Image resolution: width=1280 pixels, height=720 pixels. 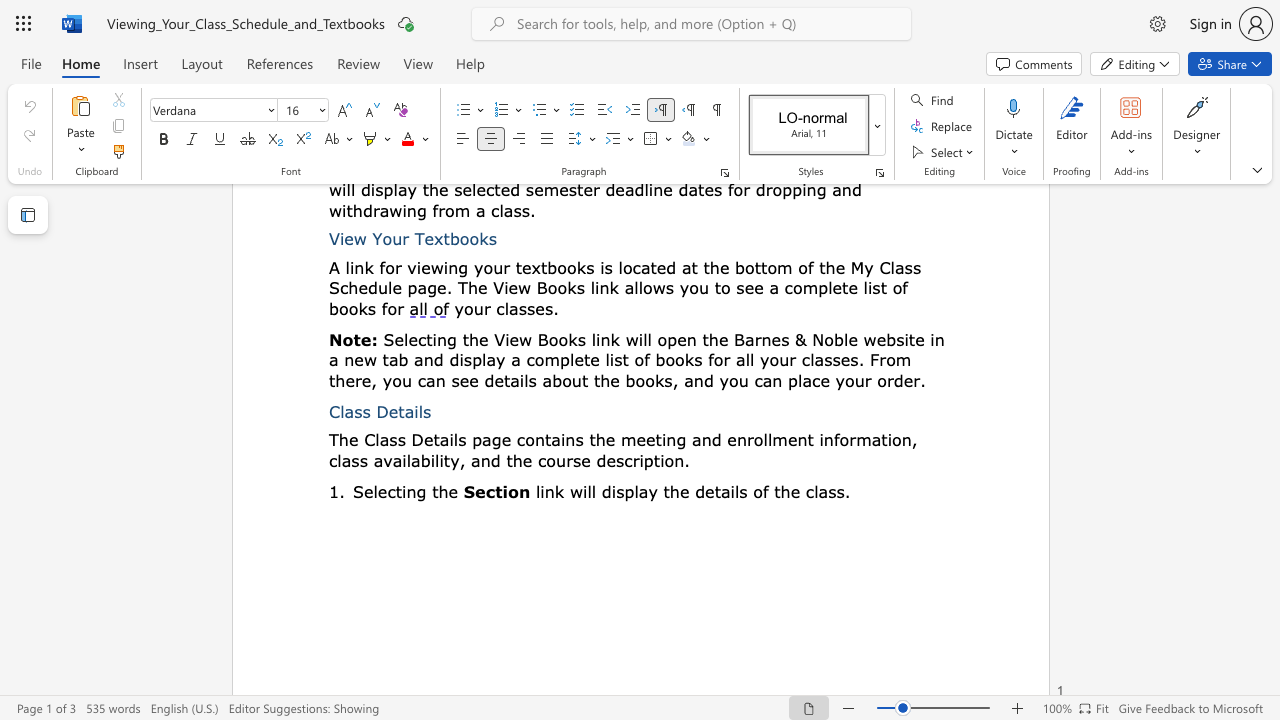 I want to click on the subset text "electing t" within the text "Selecting the", so click(x=363, y=491).